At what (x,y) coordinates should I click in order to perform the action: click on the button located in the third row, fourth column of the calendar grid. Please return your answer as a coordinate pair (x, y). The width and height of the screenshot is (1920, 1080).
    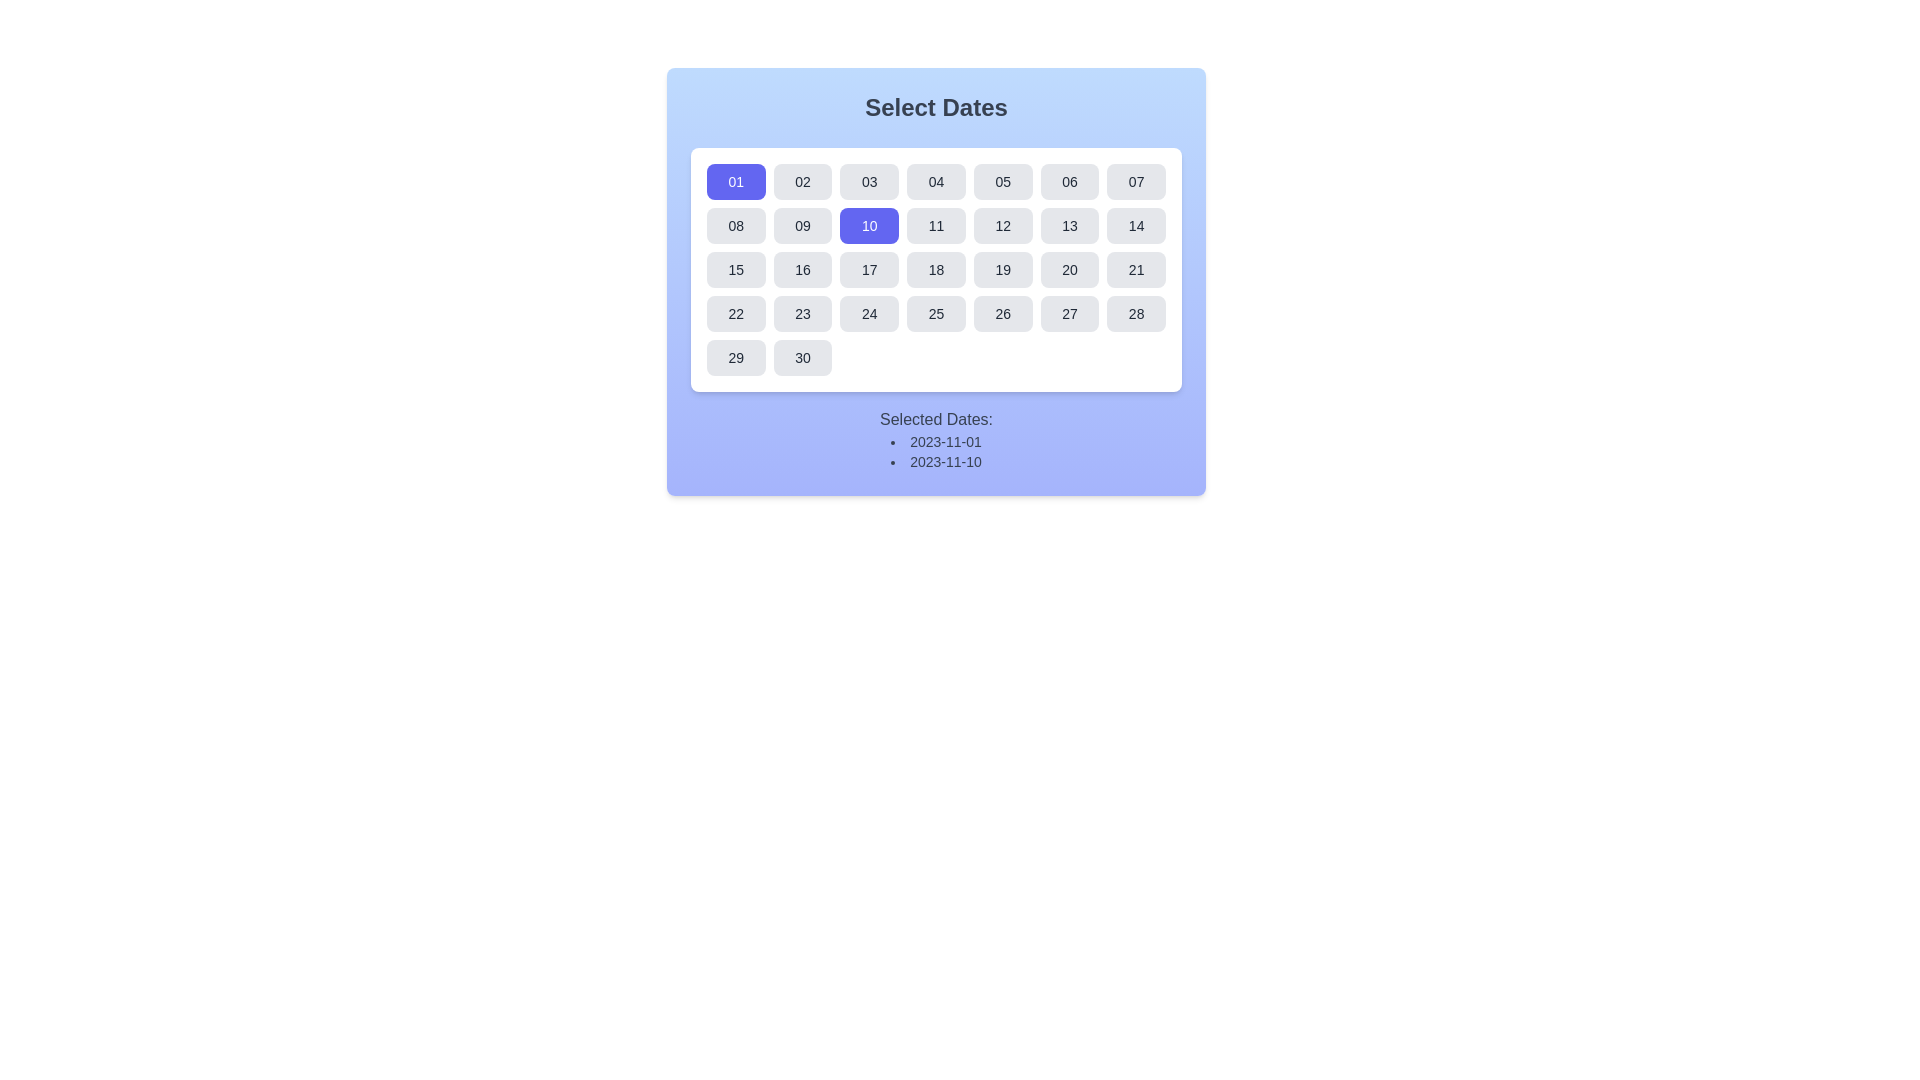
    Looking at the image, I should click on (935, 270).